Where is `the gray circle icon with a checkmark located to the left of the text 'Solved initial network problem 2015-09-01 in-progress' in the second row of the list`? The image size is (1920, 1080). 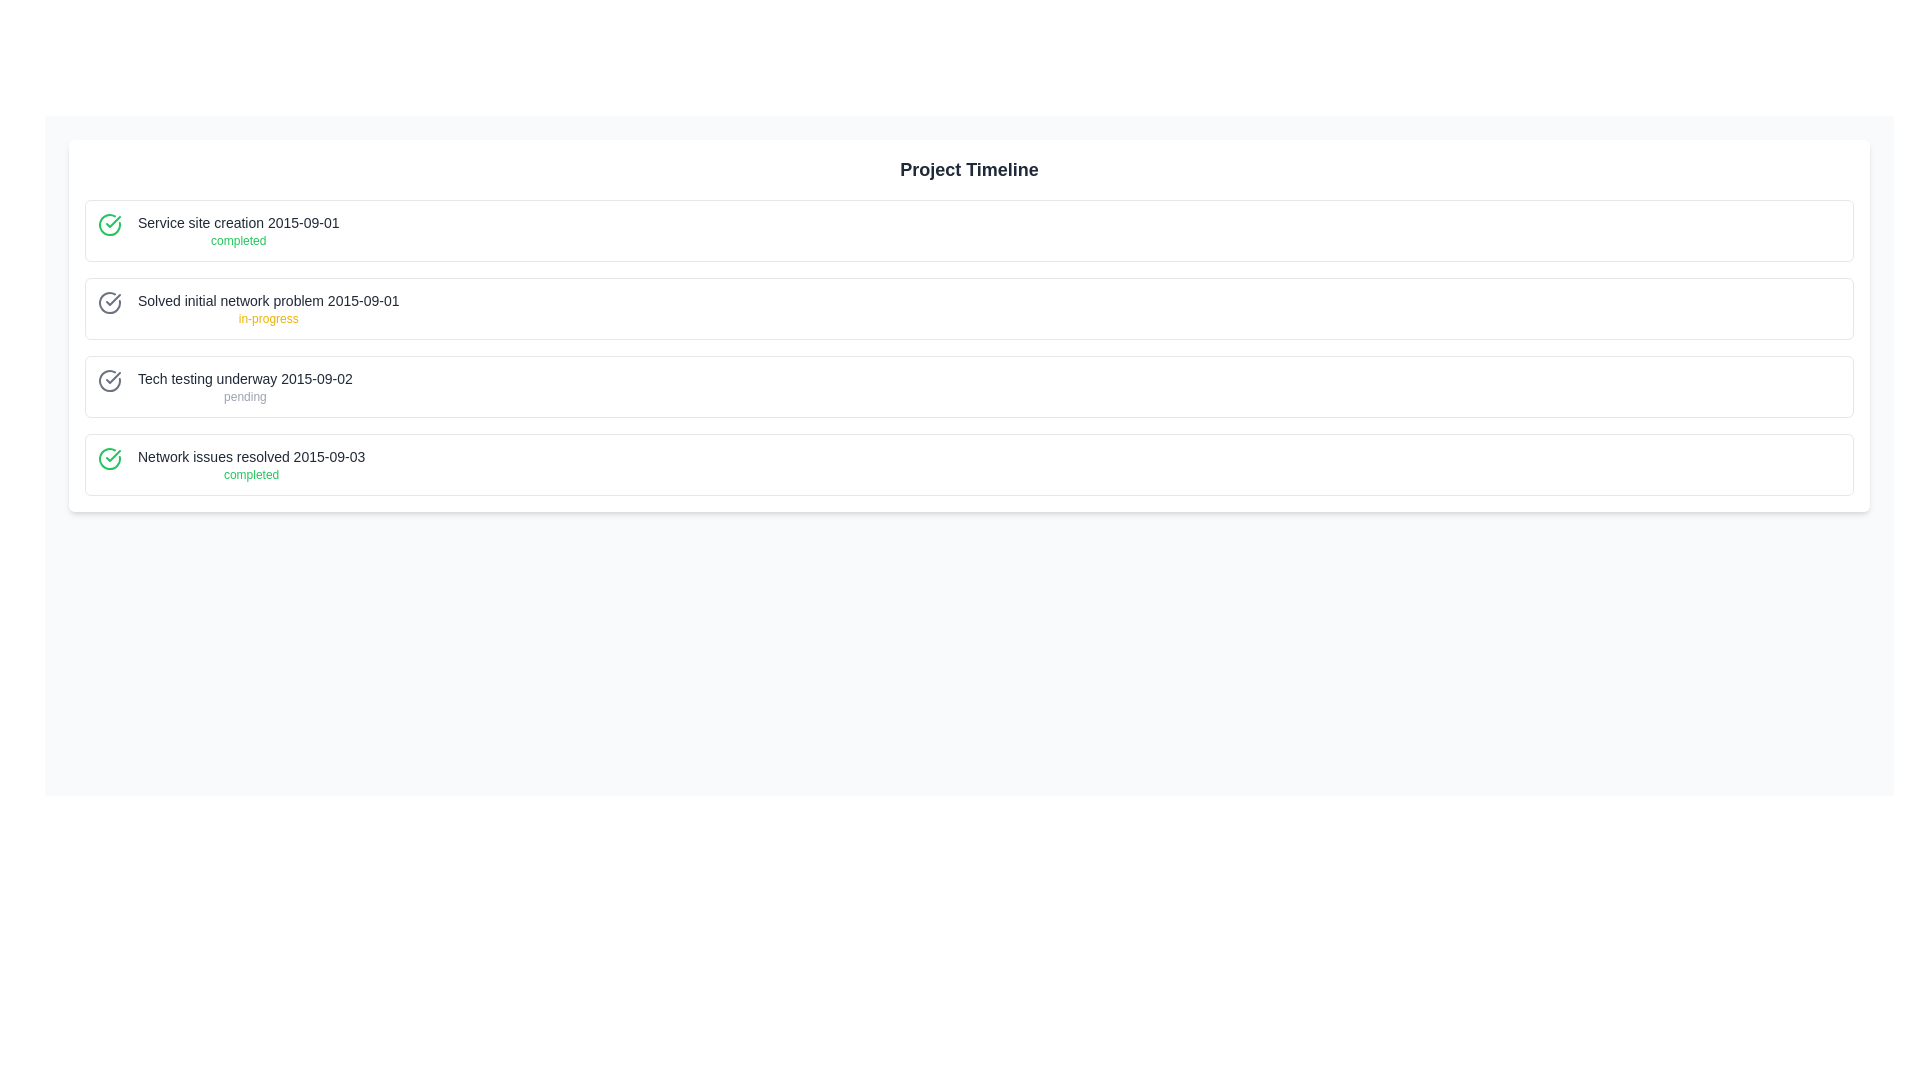 the gray circle icon with a checkmark located to the left of the text 'Solved initial network problem 2015-09-01 in-progress' in the second row of the list is located at coordinates (109, 303).